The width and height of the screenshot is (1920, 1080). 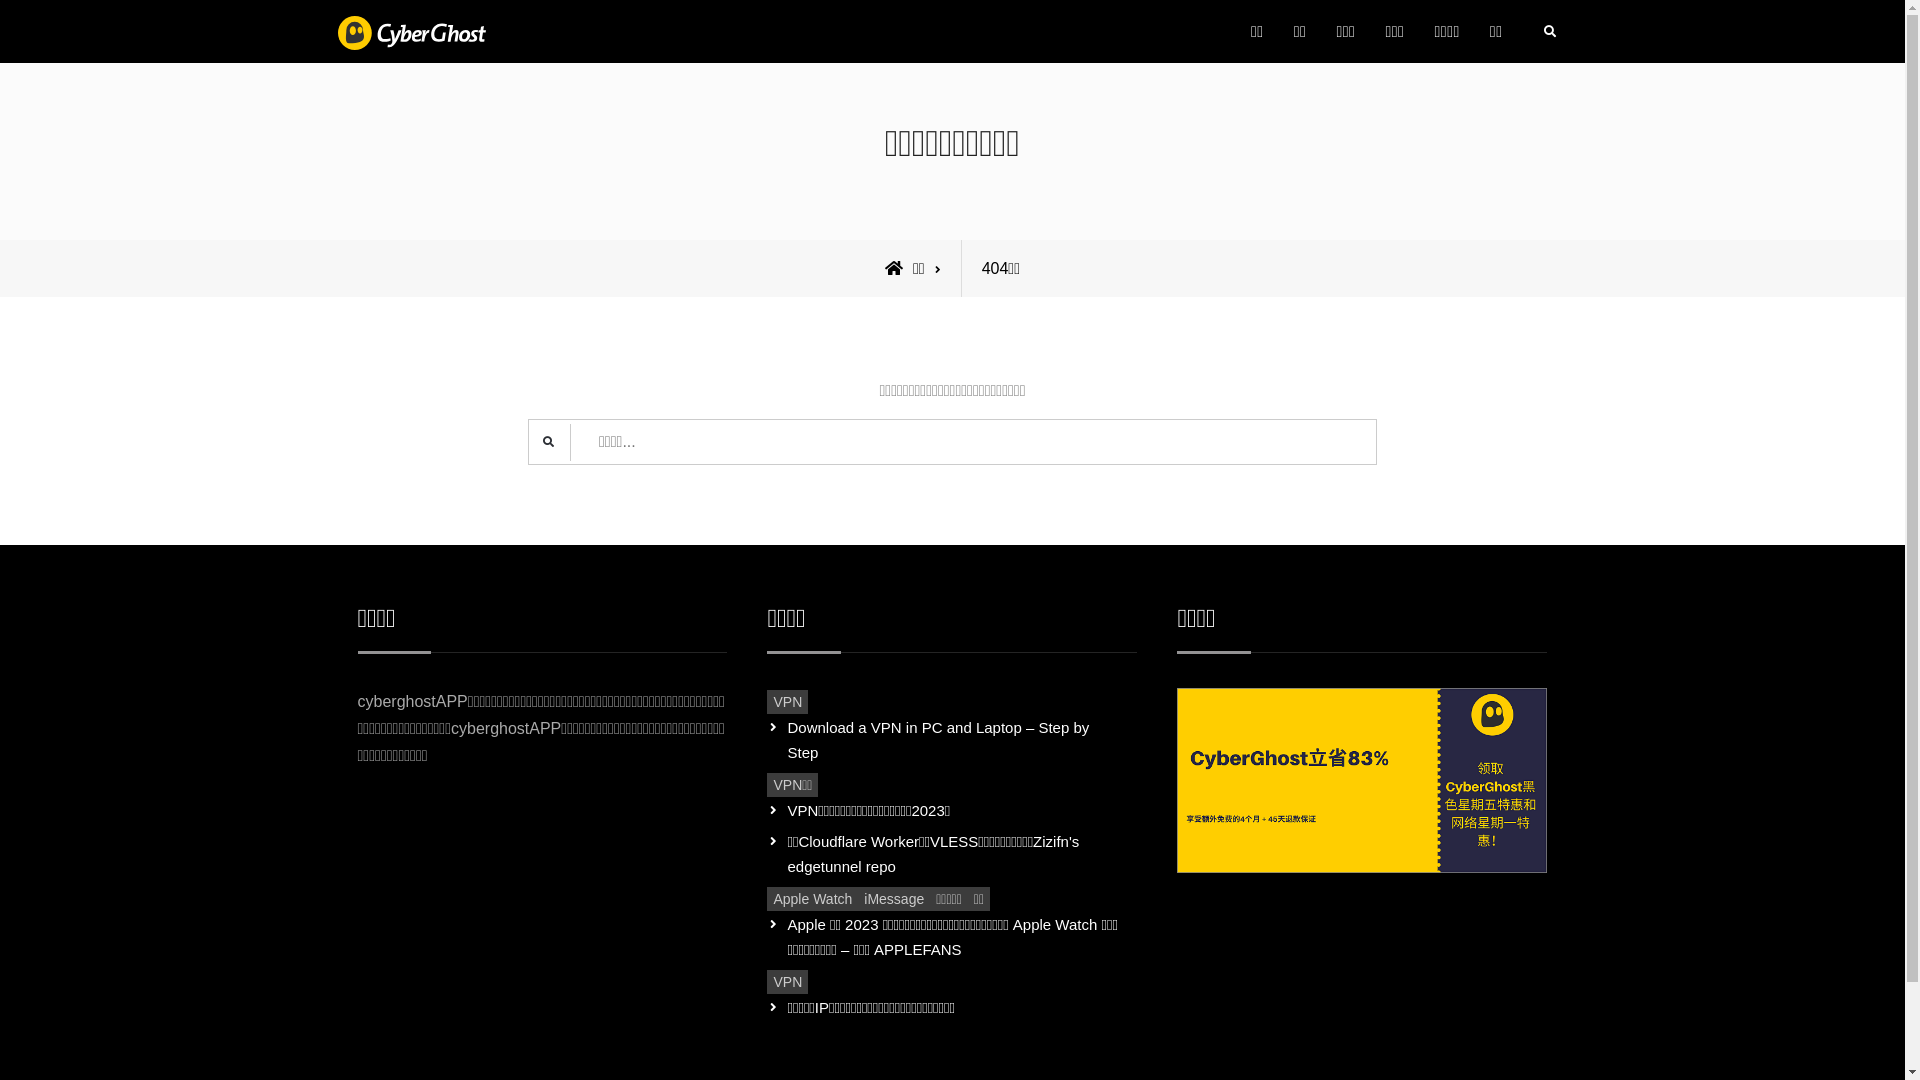 What do you see at coordinates (766, 897) in the screenshot?
I see `'Apple Watch'` at bounding box center [766, 897].